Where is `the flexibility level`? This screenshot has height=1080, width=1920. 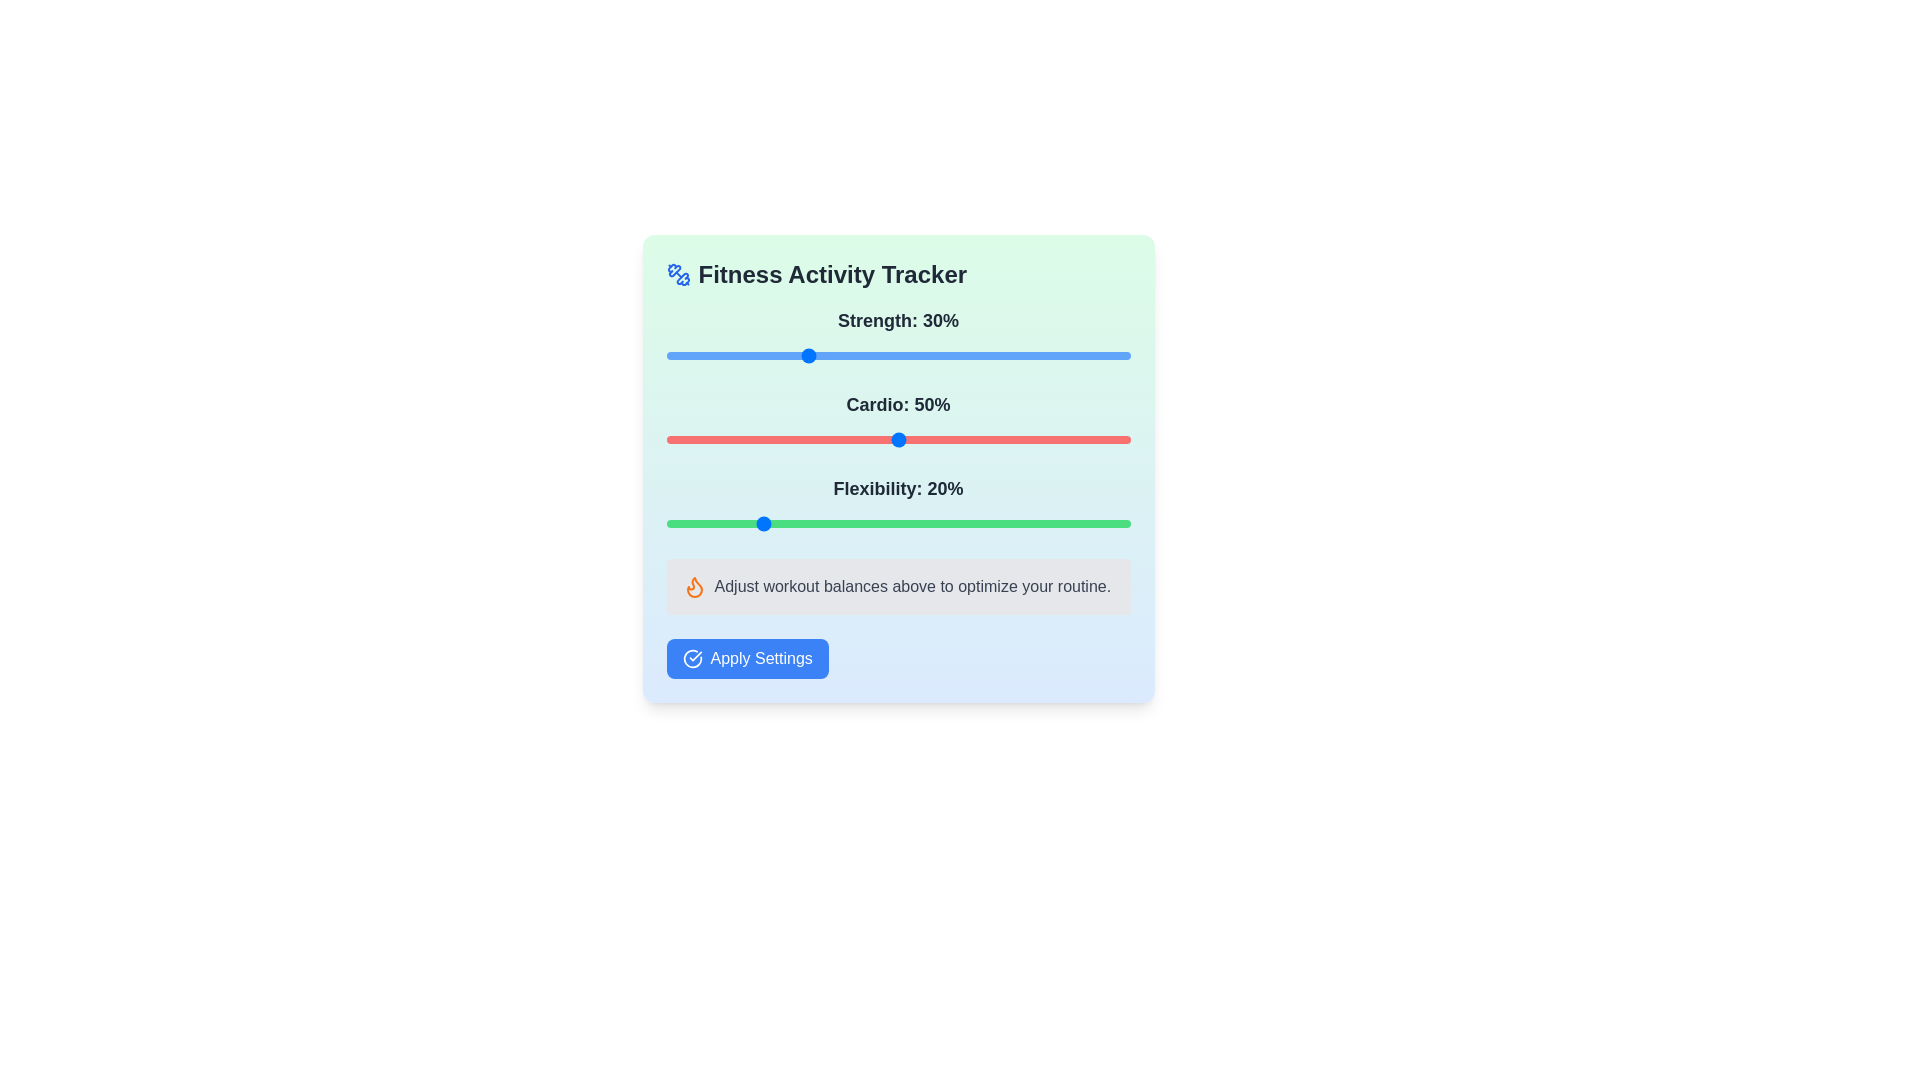 the flexibility level is located at coordinates (875, 523).